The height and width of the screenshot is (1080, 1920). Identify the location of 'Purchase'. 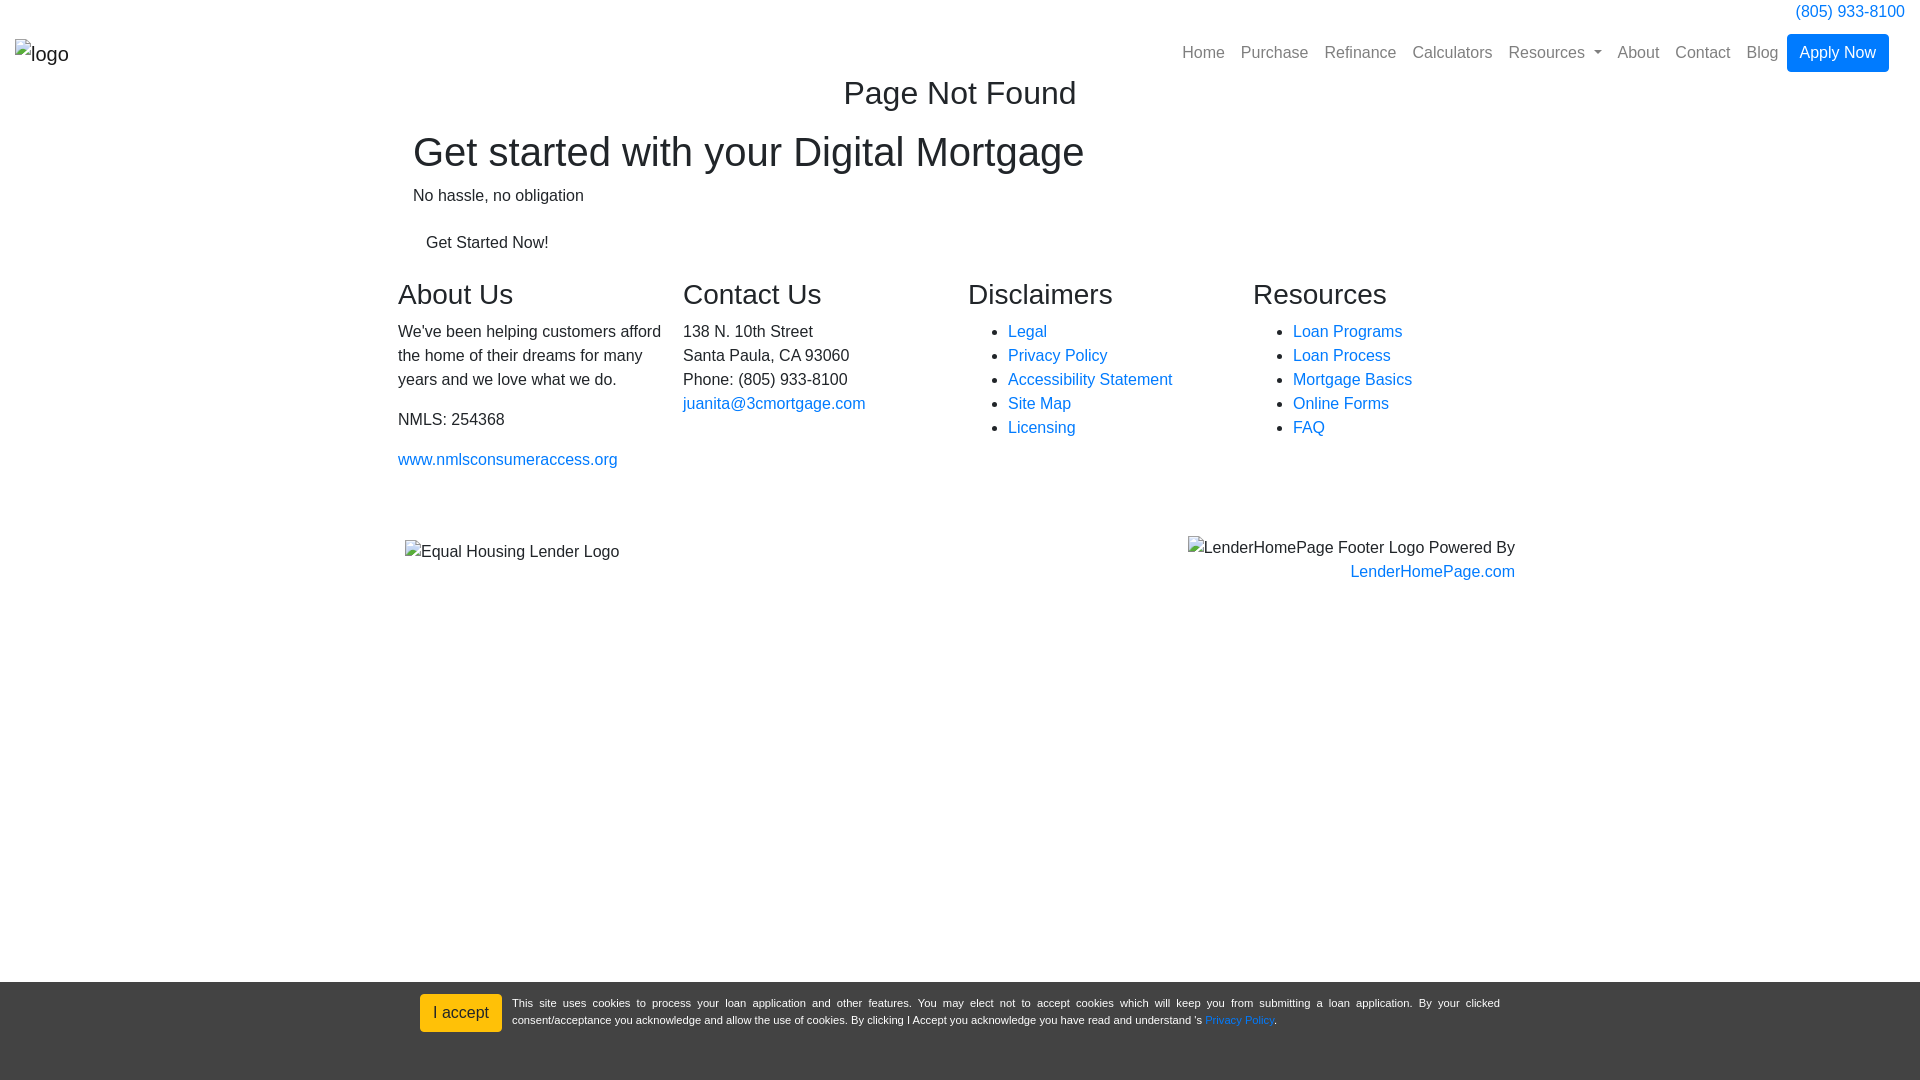
(1232, 52).